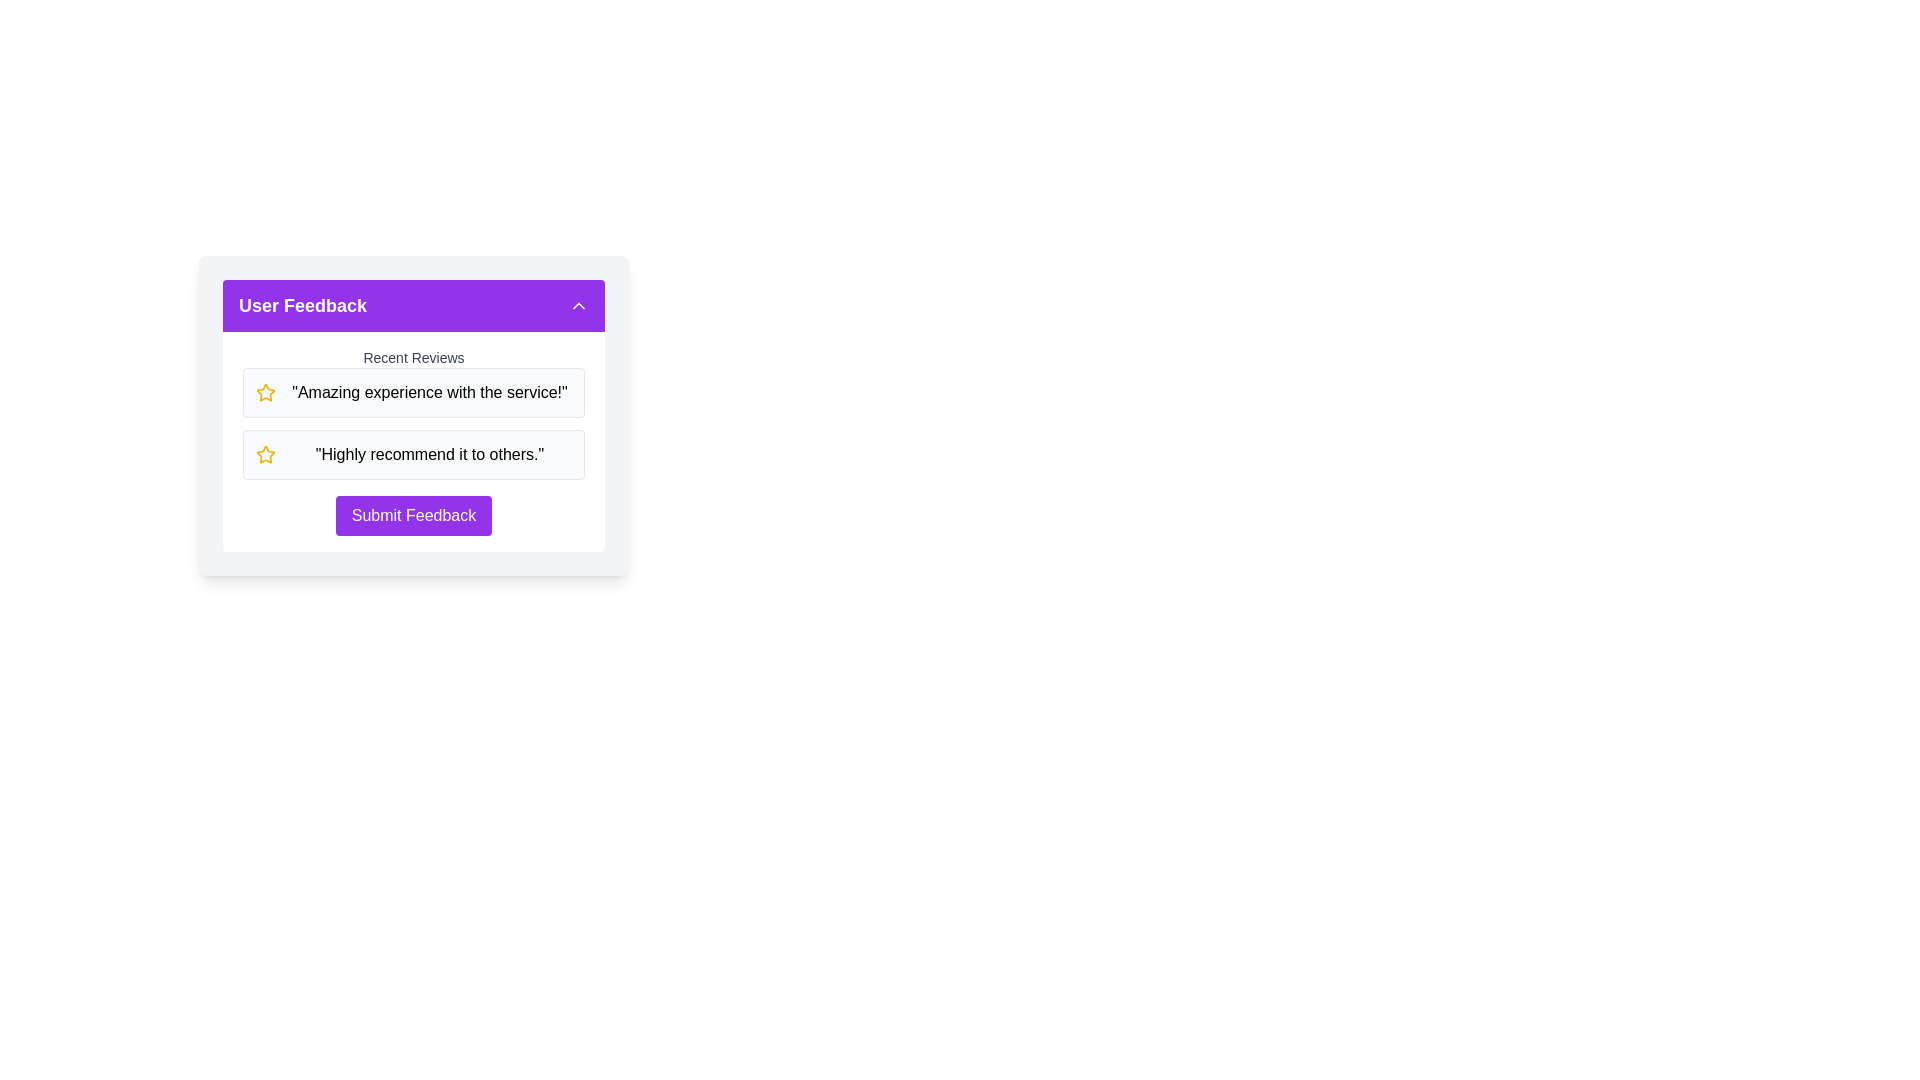 The image size is (1920, 1080). What do you see at coordinates (264, 454) in the screenshot?
I see `the star icon, which is filled with yellow and located to the left of the text 'Amazing experience with the service!', to indicate a rating or feedback` at bounding box center [264, 454].